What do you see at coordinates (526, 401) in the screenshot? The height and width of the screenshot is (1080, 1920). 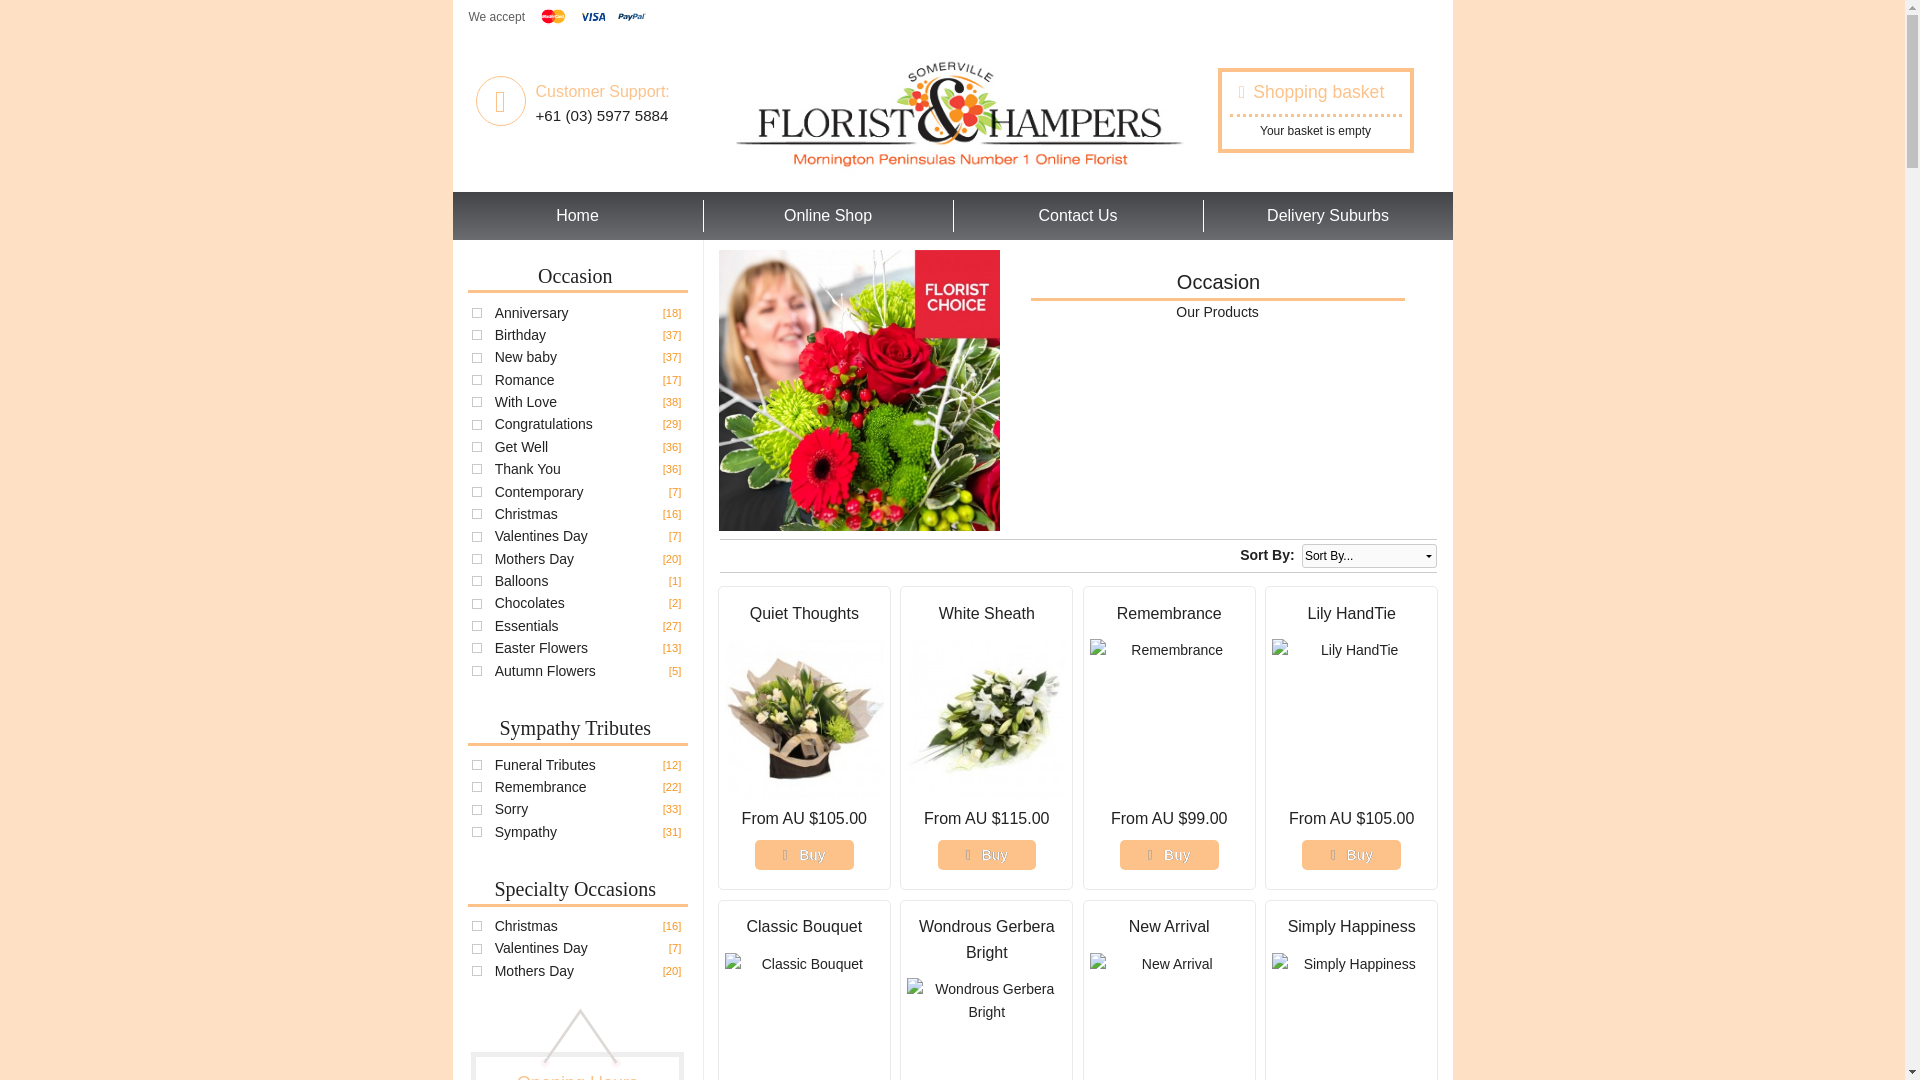 I see `'With Love` at bounding box center [526, 401].